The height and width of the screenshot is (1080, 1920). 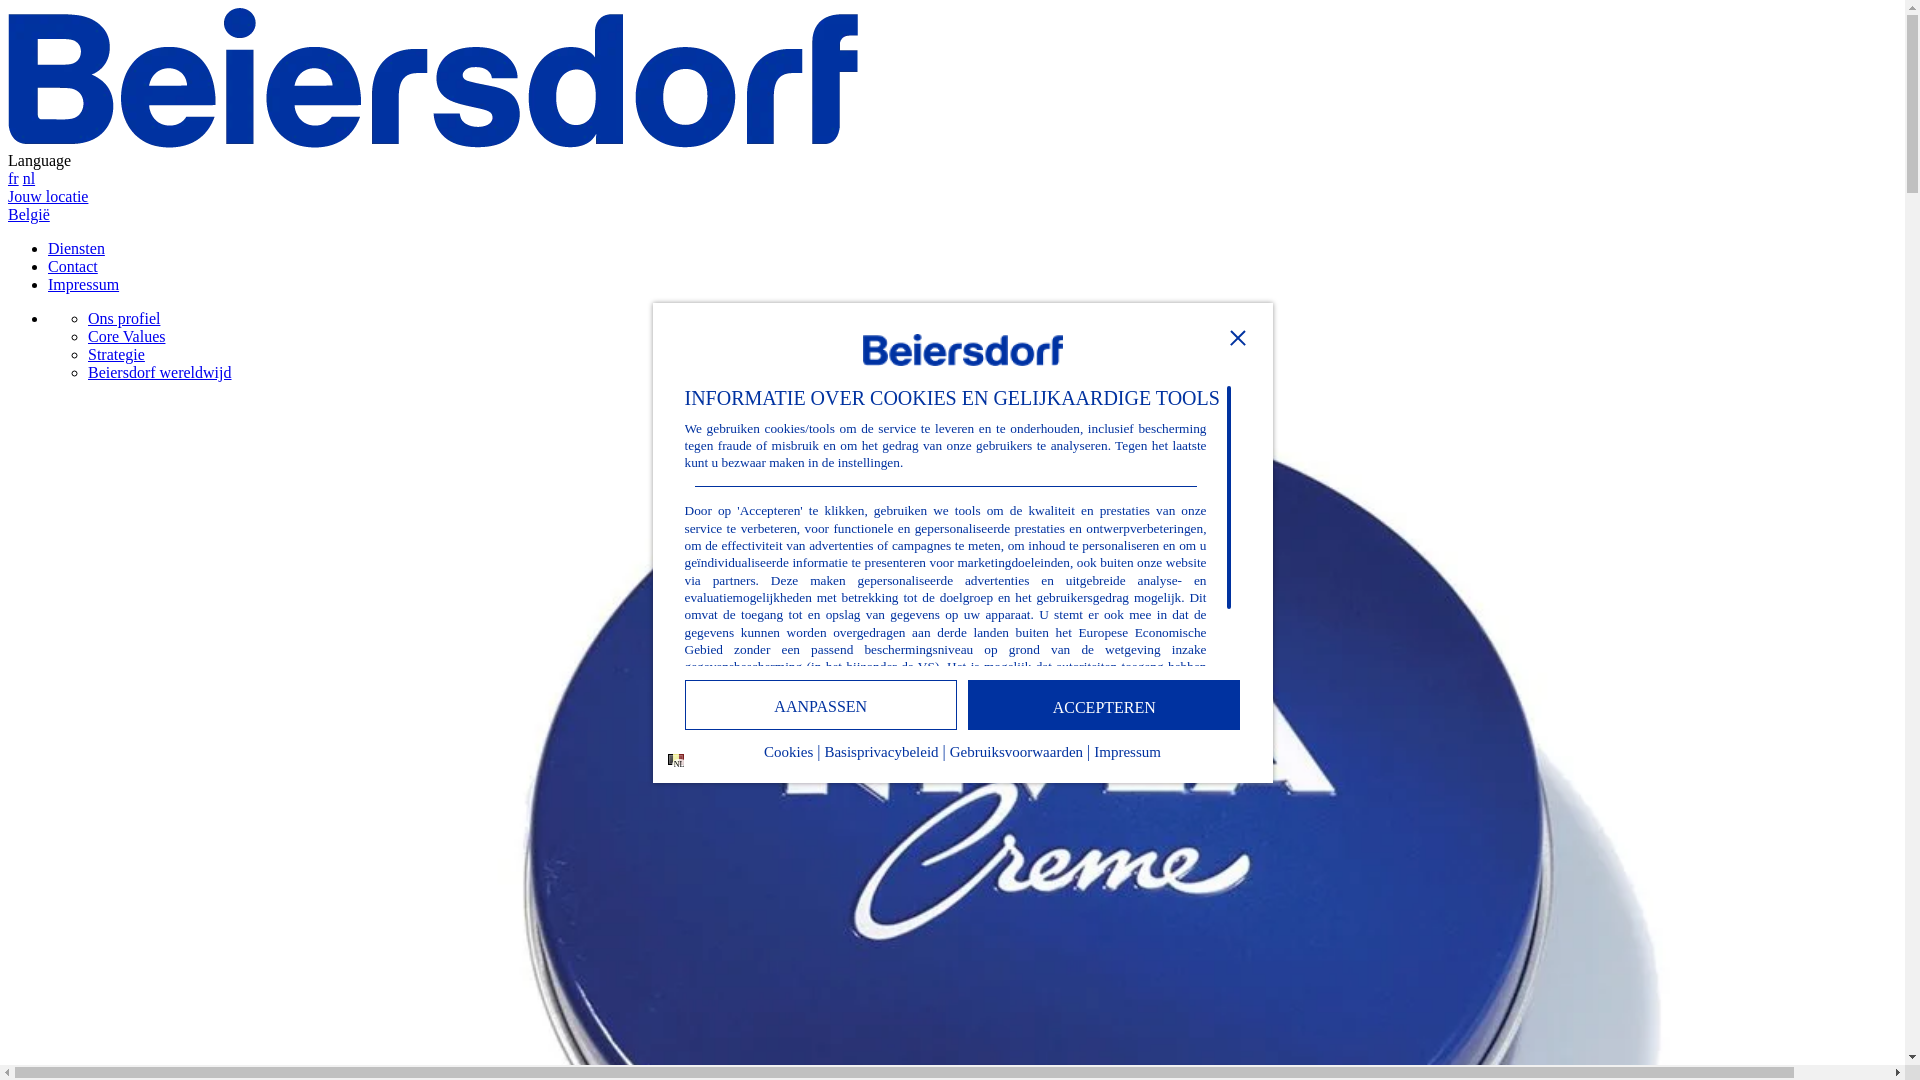 What do you see at coordinates (8, 177) in the screenshot?
I see `'fr'` at bounding box center [8, 177].